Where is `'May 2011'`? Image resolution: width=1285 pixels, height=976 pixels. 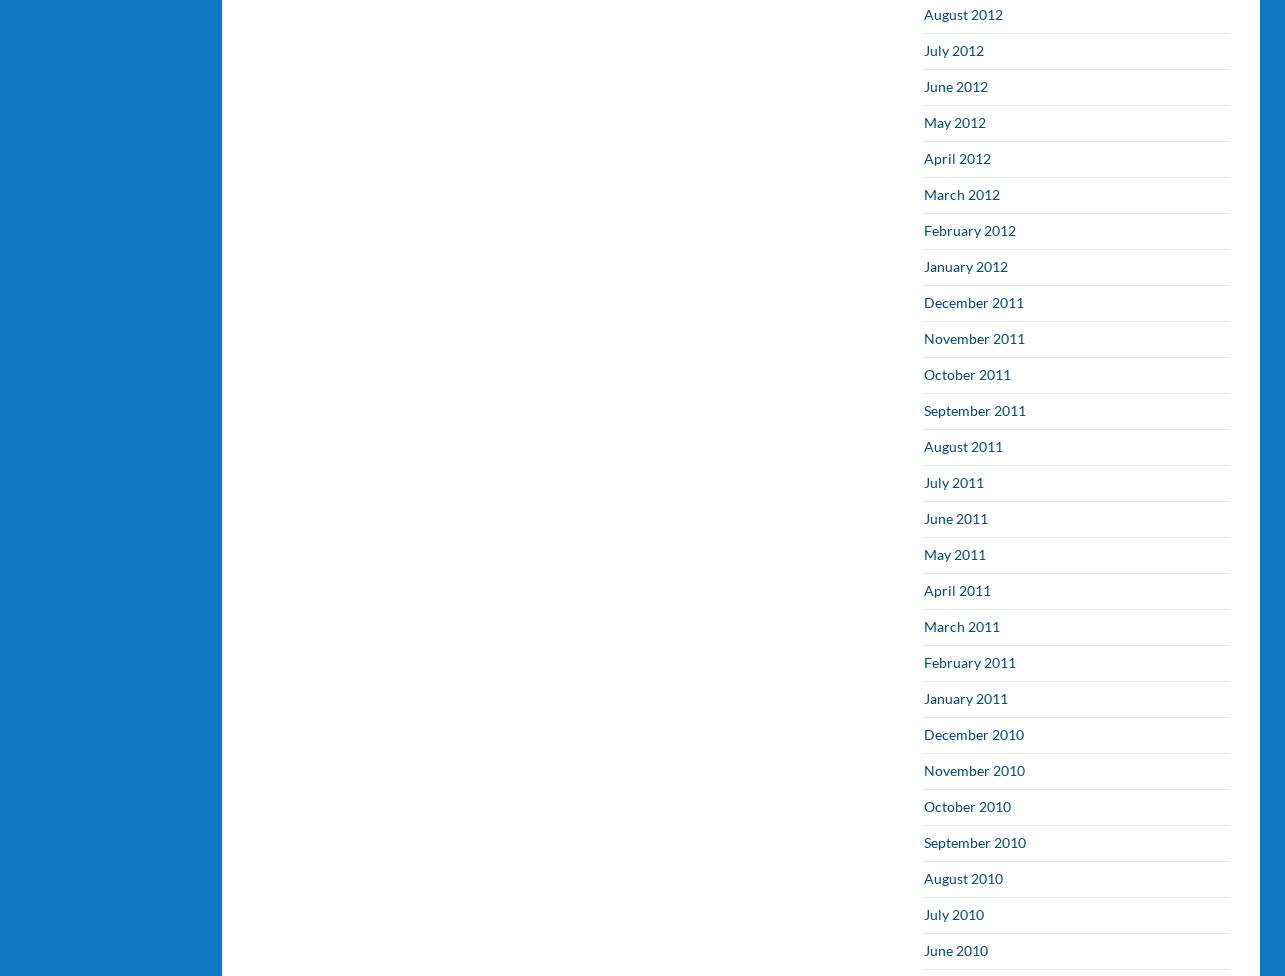 'May 2011' is located at coordinates (955, 554).